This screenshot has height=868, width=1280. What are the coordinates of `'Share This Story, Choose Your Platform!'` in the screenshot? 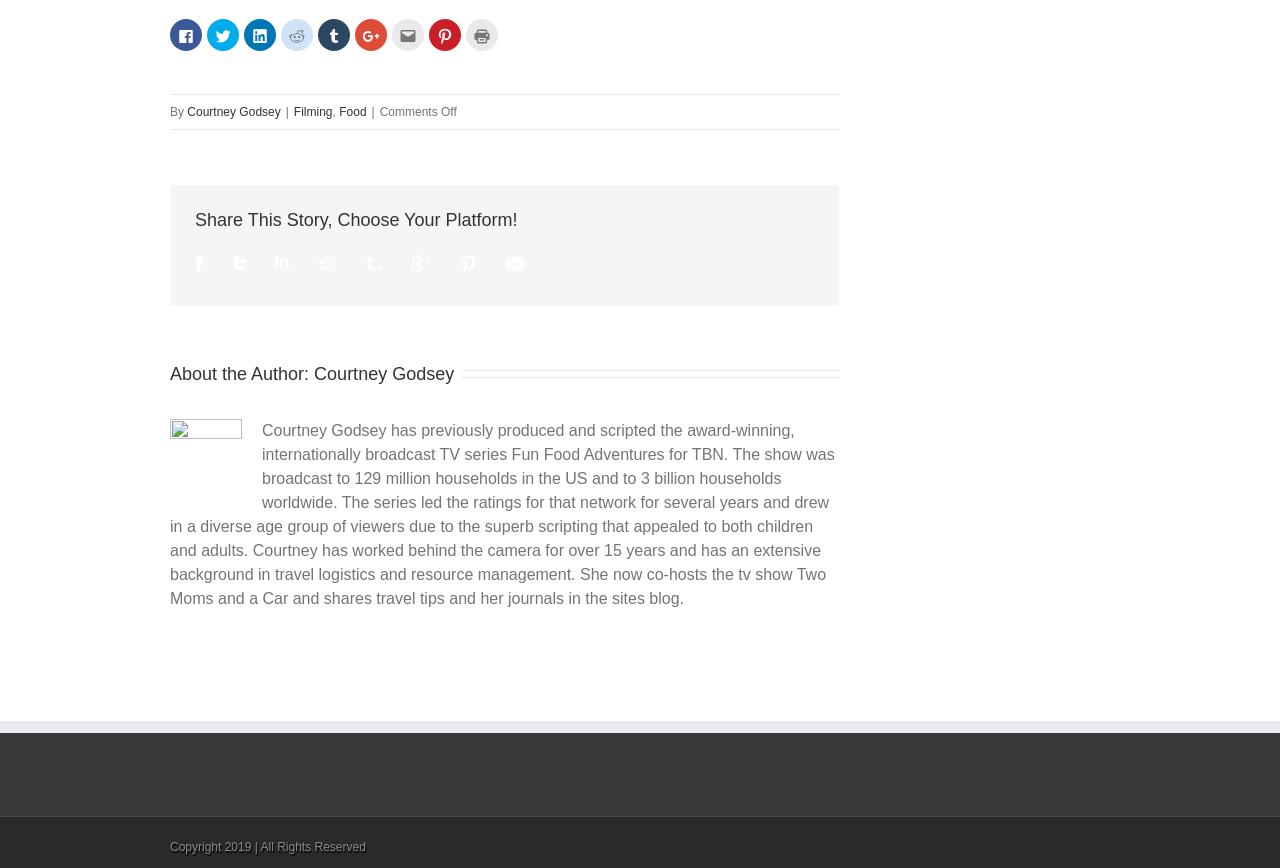 It's located at (355, 218).